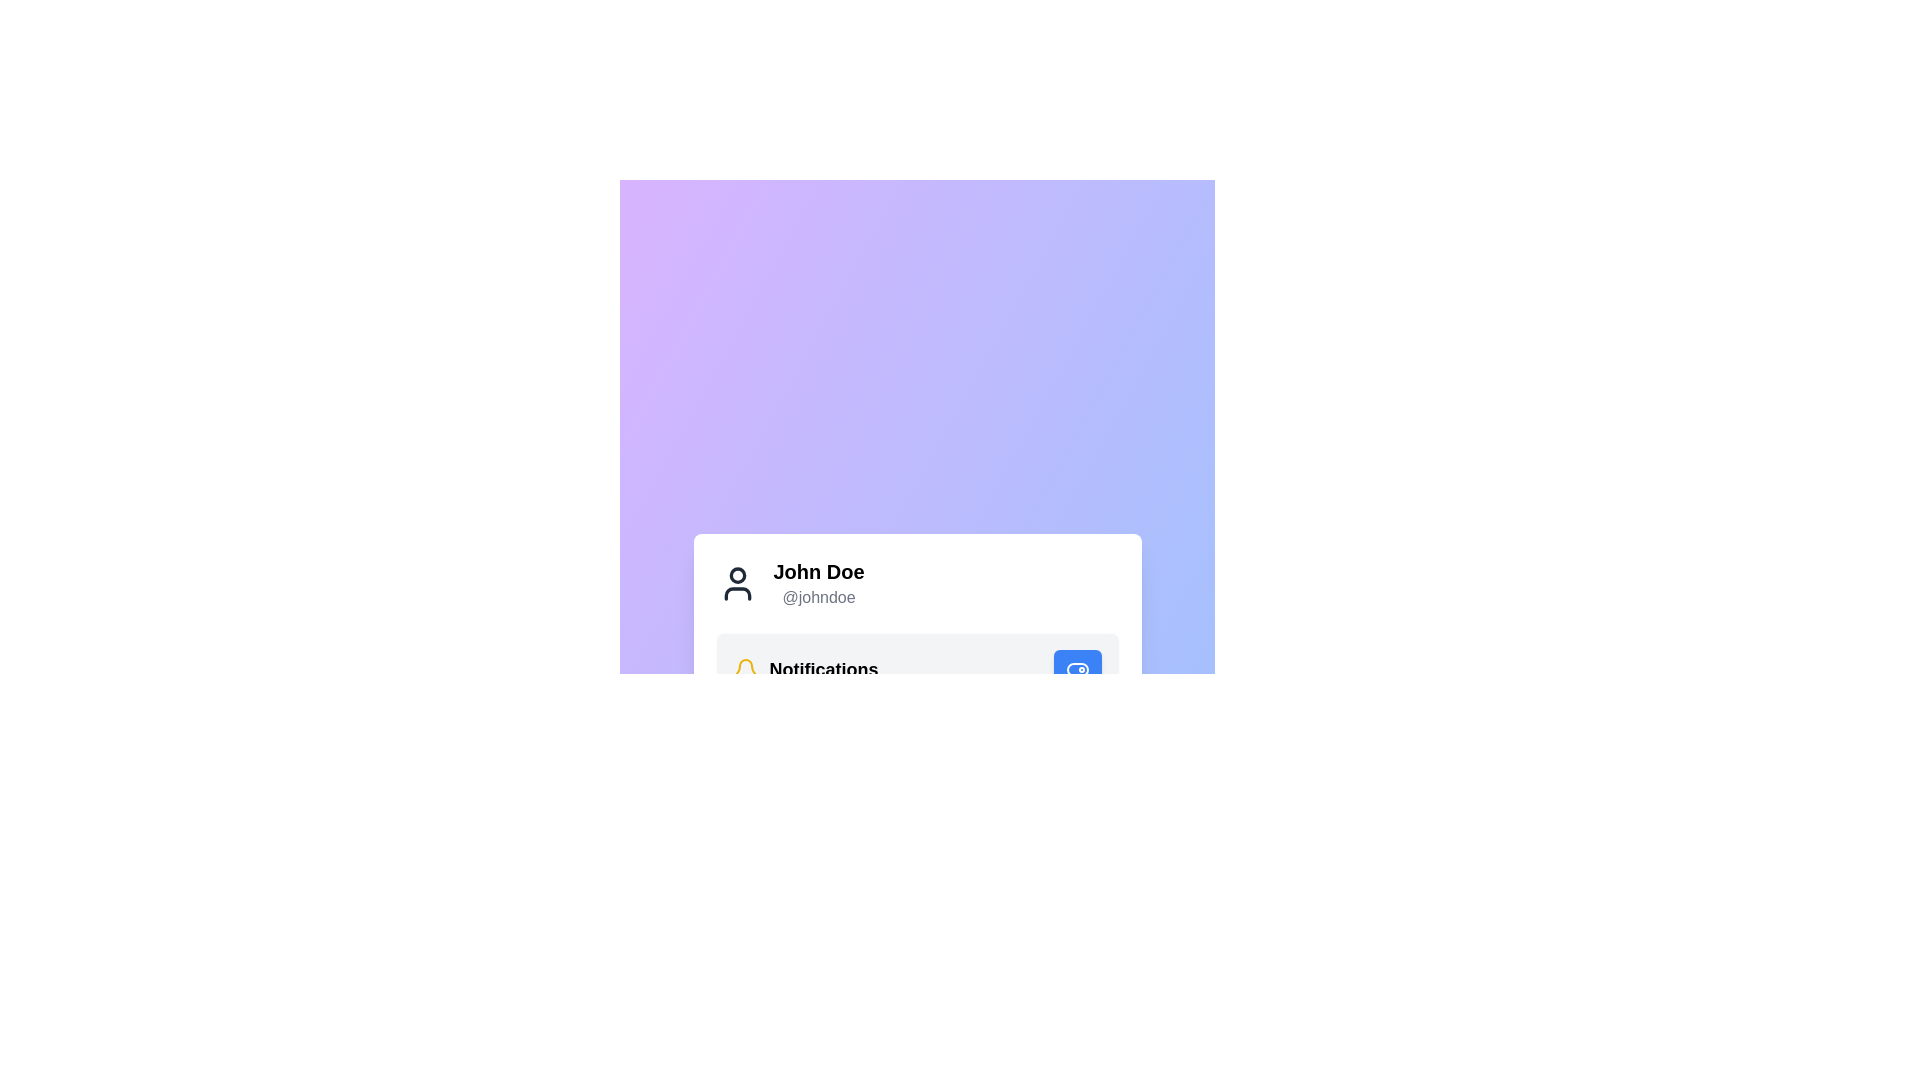 The width and height of the screenshot is (1920, 1080). Describe the element at coordinates (736, 593) in the screenshot. I see `the curved line resembling the shoulders or torso of the user icon, which is part of an SVG graphic and located directly below the circular head-like element` at that location.